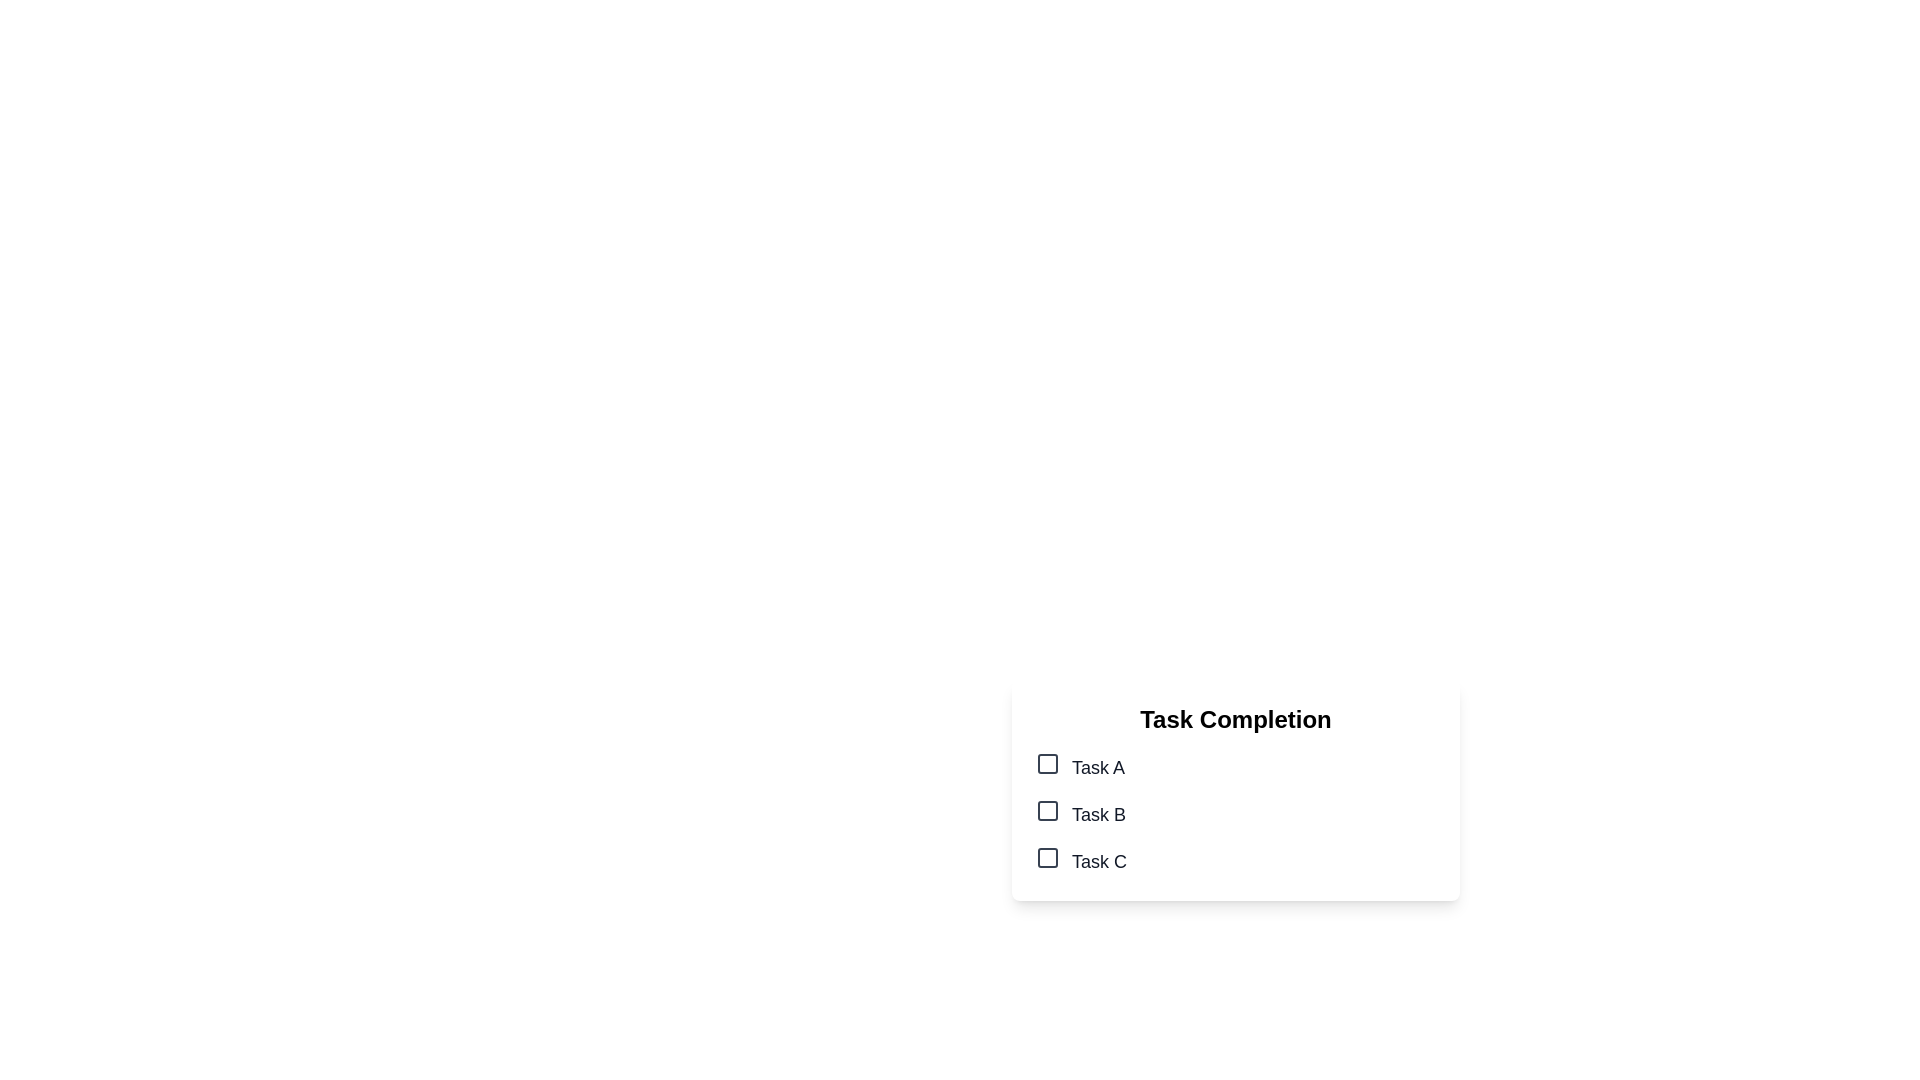 Image resolution: width=1920 pixels, height=1080 pixels. What do you see at coordinates (1098, 814) in the screenshot?
I see `the second label in the vertical list of text labels, which serves as a description for the corresponding checkbox, positioned between 'Task A' and 'Task C'` at bounding box center [1098, 814].